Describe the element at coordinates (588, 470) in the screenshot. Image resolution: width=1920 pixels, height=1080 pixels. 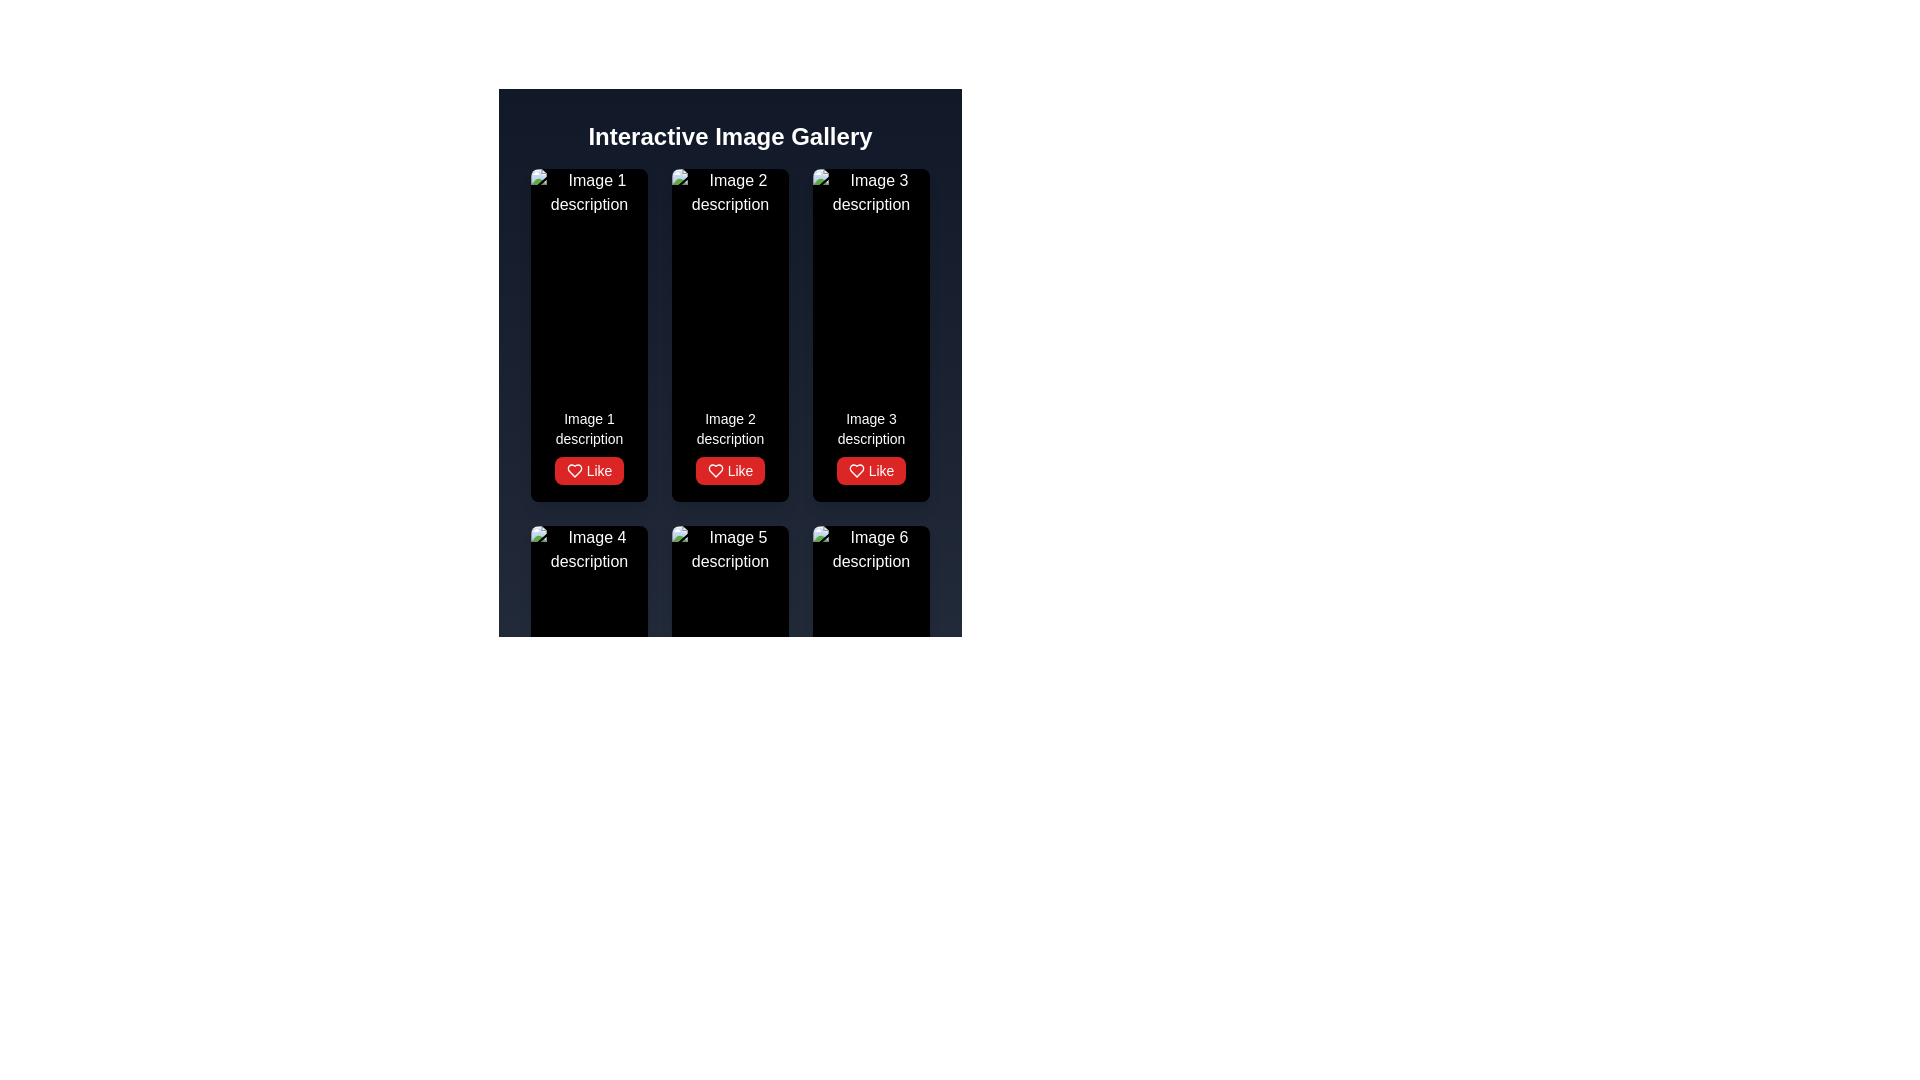
I see `the red button with a white heart icon and 'Like' text` at that location.